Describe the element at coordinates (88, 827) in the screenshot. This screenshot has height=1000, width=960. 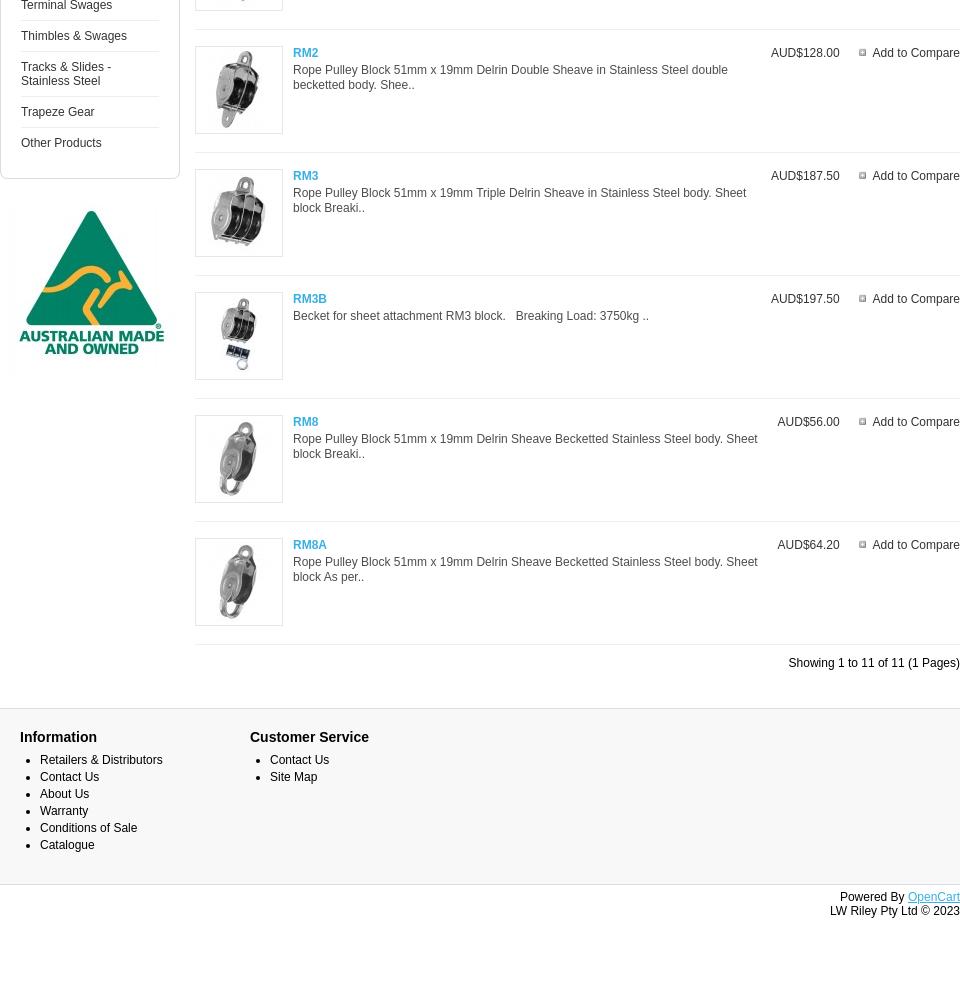
I see `'Conditions of Sale'` at that location.